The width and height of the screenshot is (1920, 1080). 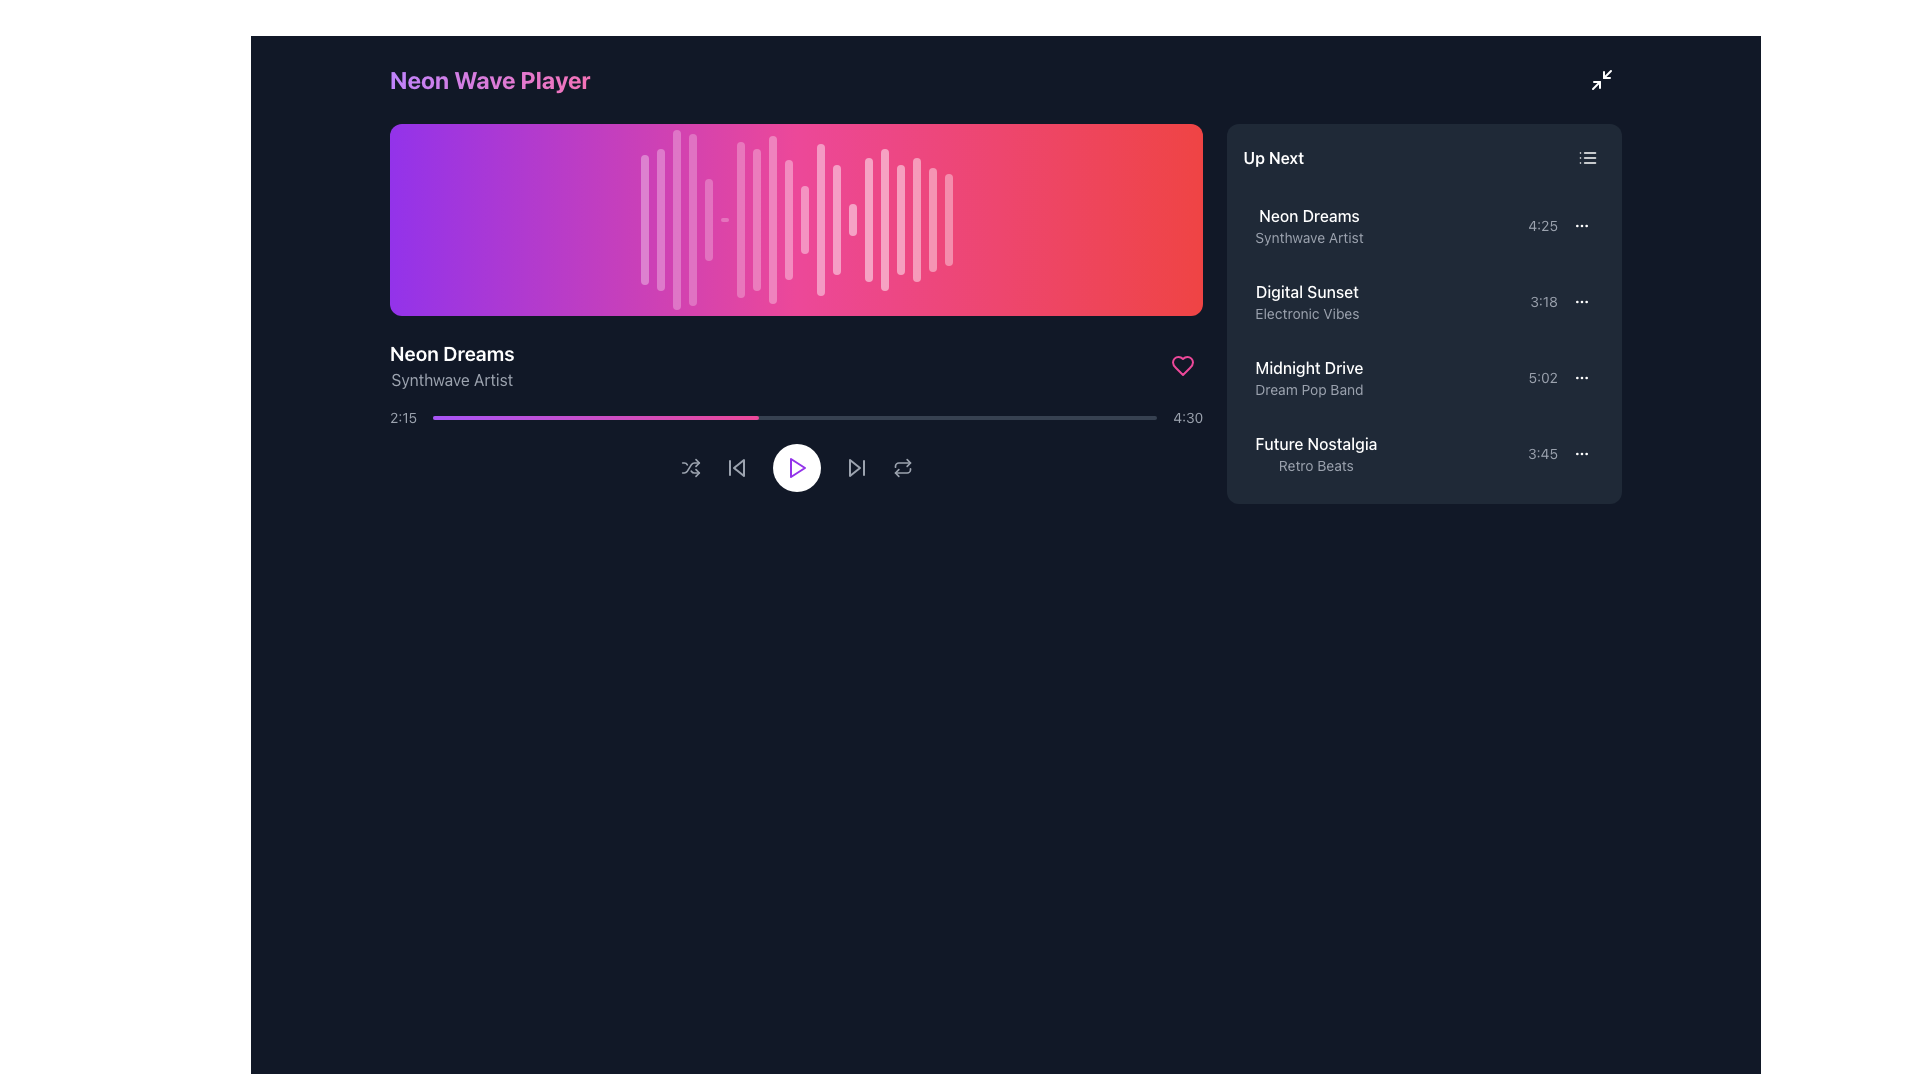 What do you see at coordinates (490, 79) in the screenshot?
I see `the text label that serves as the title 'Neon Wave Player', positioned at the top-left corner of the interface` at bounding box center [490, 79].